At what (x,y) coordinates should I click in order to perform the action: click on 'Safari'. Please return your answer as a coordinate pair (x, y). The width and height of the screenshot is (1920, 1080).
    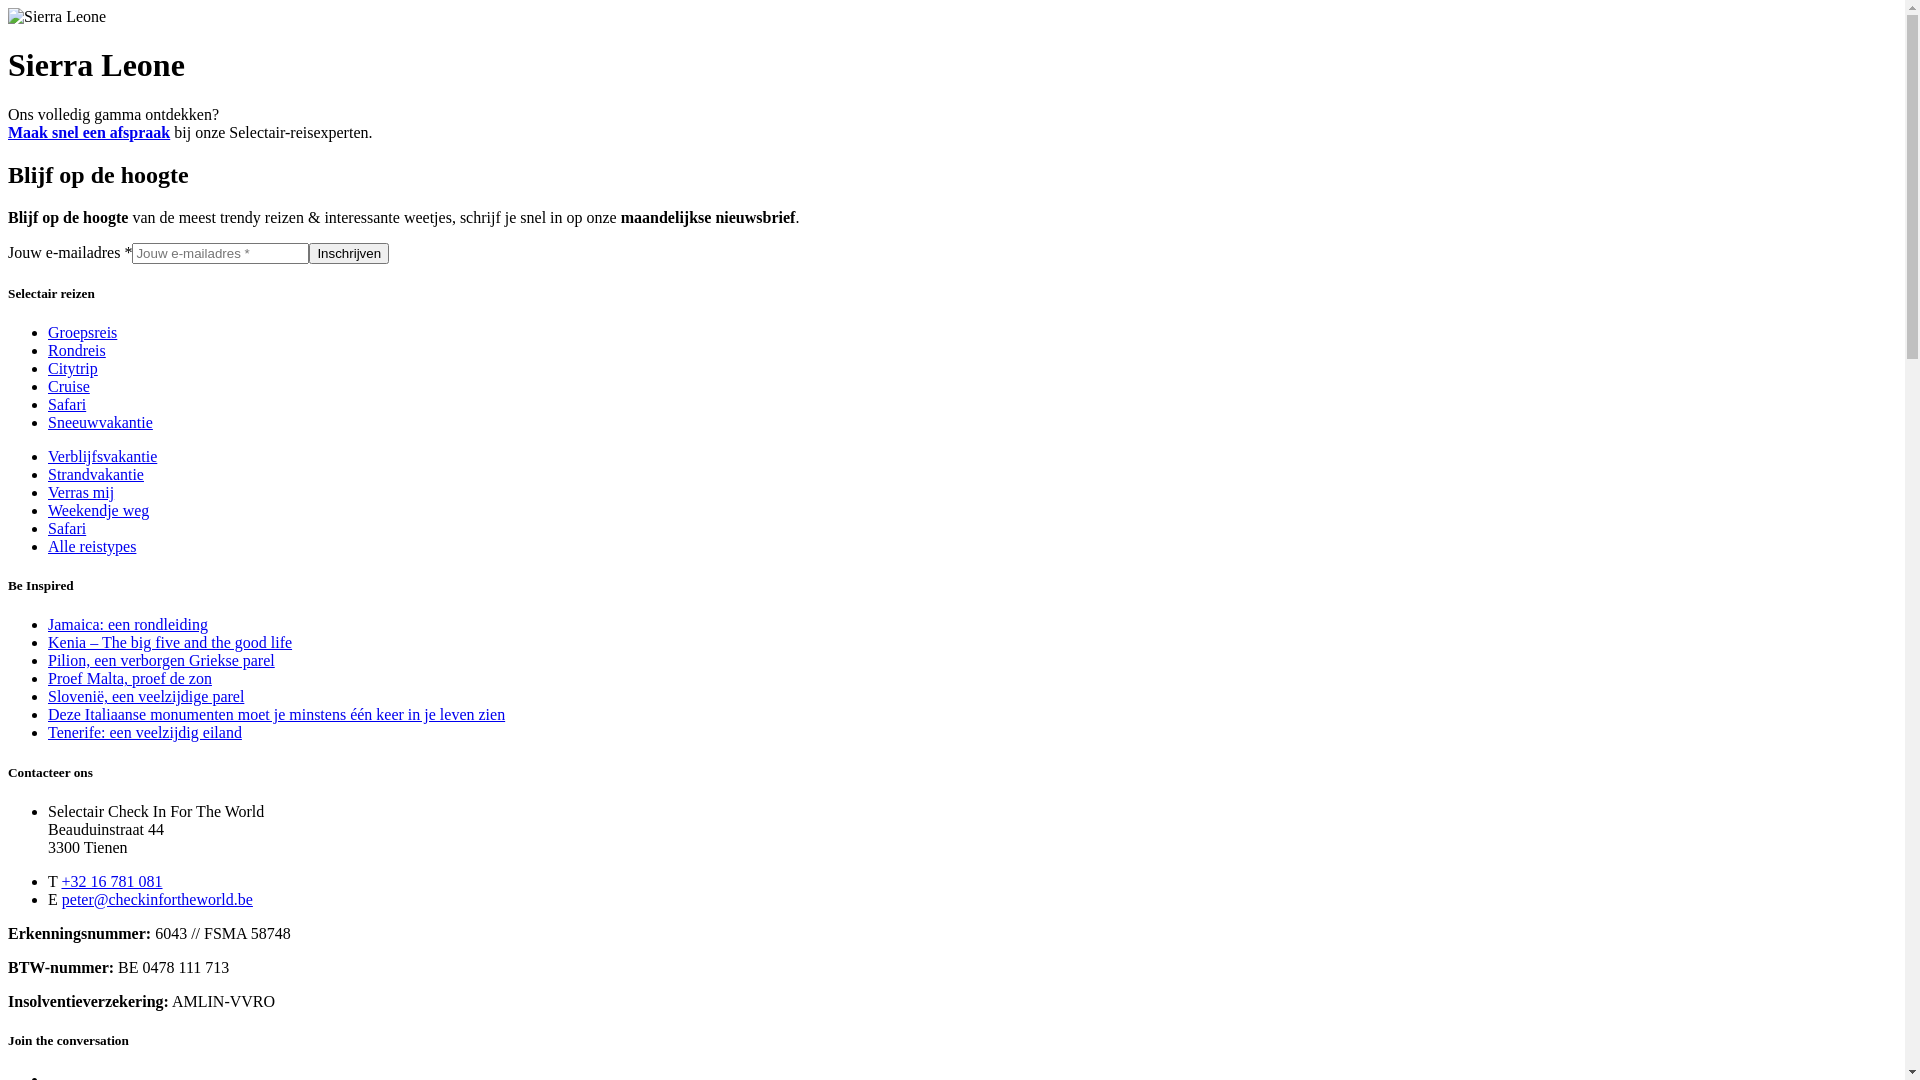
    Looking at the image, I should click on (67, 404).